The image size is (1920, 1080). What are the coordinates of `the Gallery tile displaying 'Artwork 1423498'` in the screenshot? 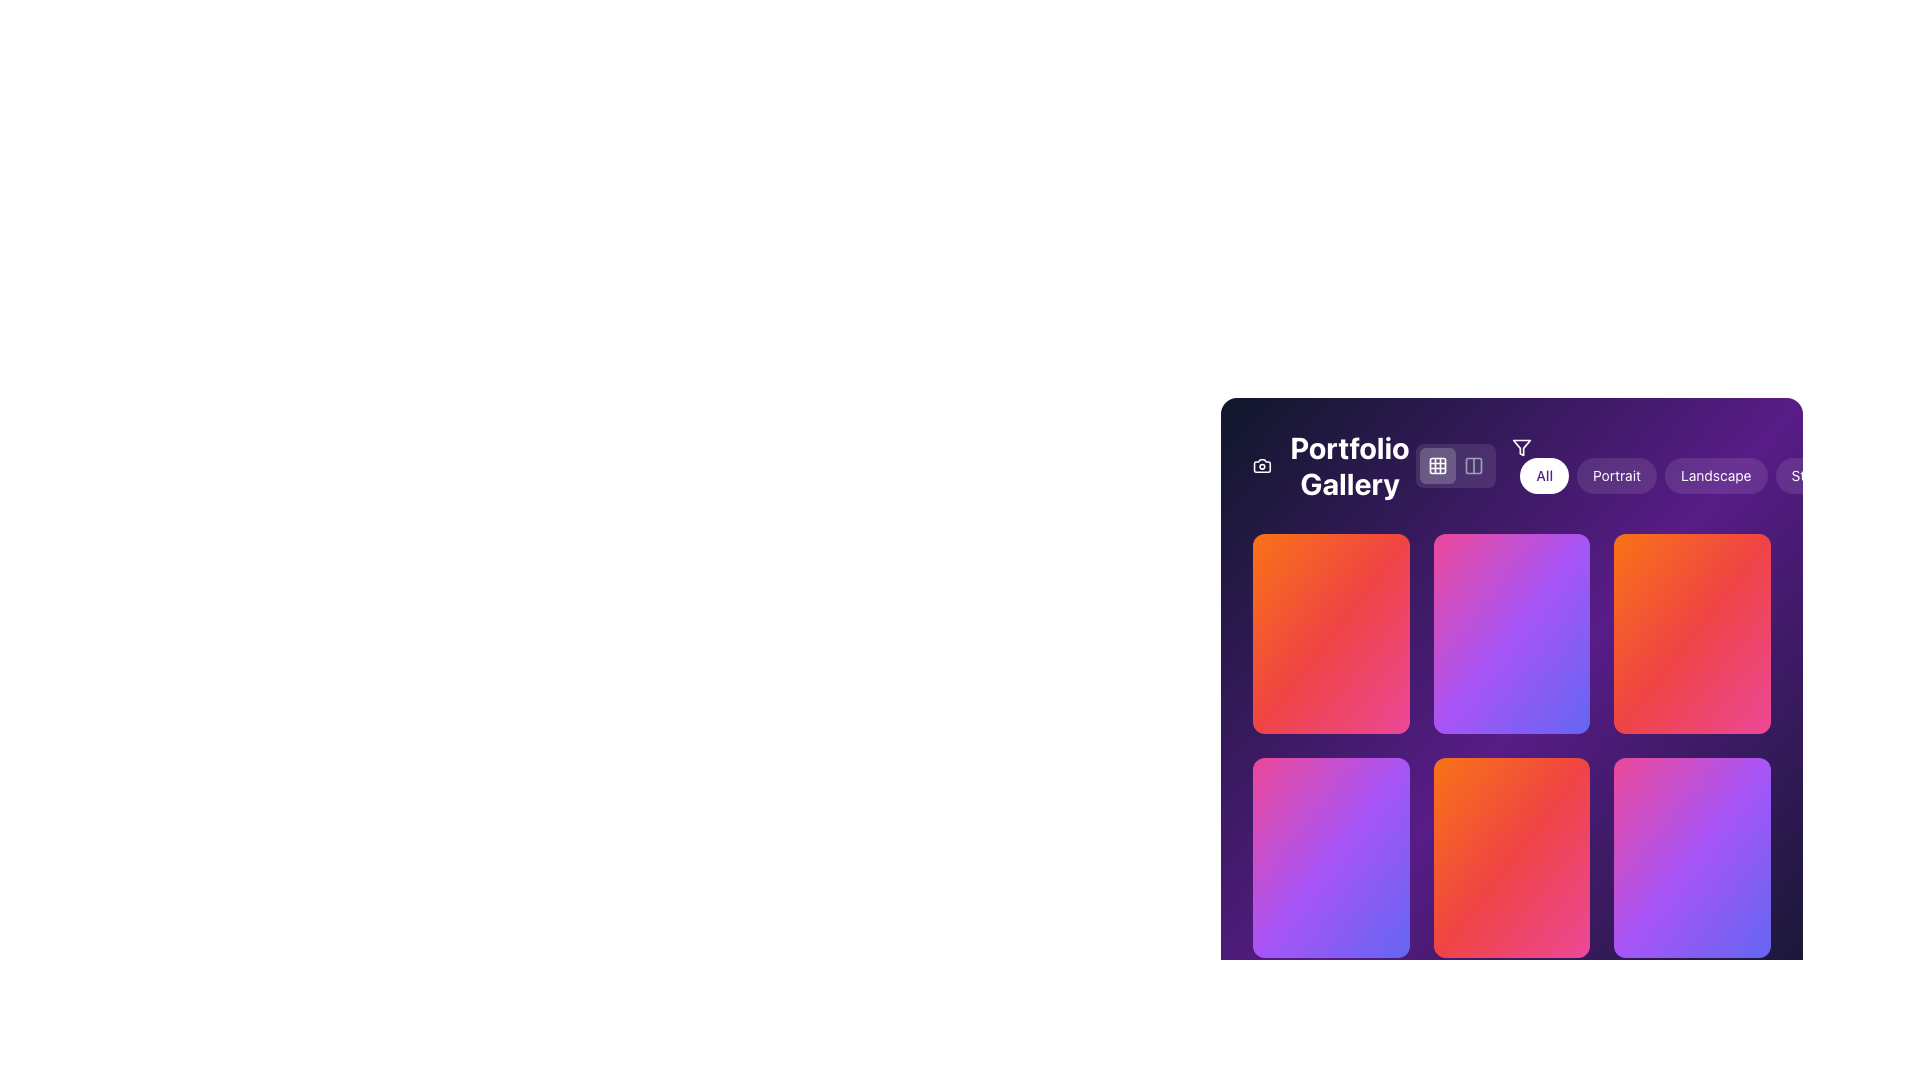 It's located at (1331, 633).